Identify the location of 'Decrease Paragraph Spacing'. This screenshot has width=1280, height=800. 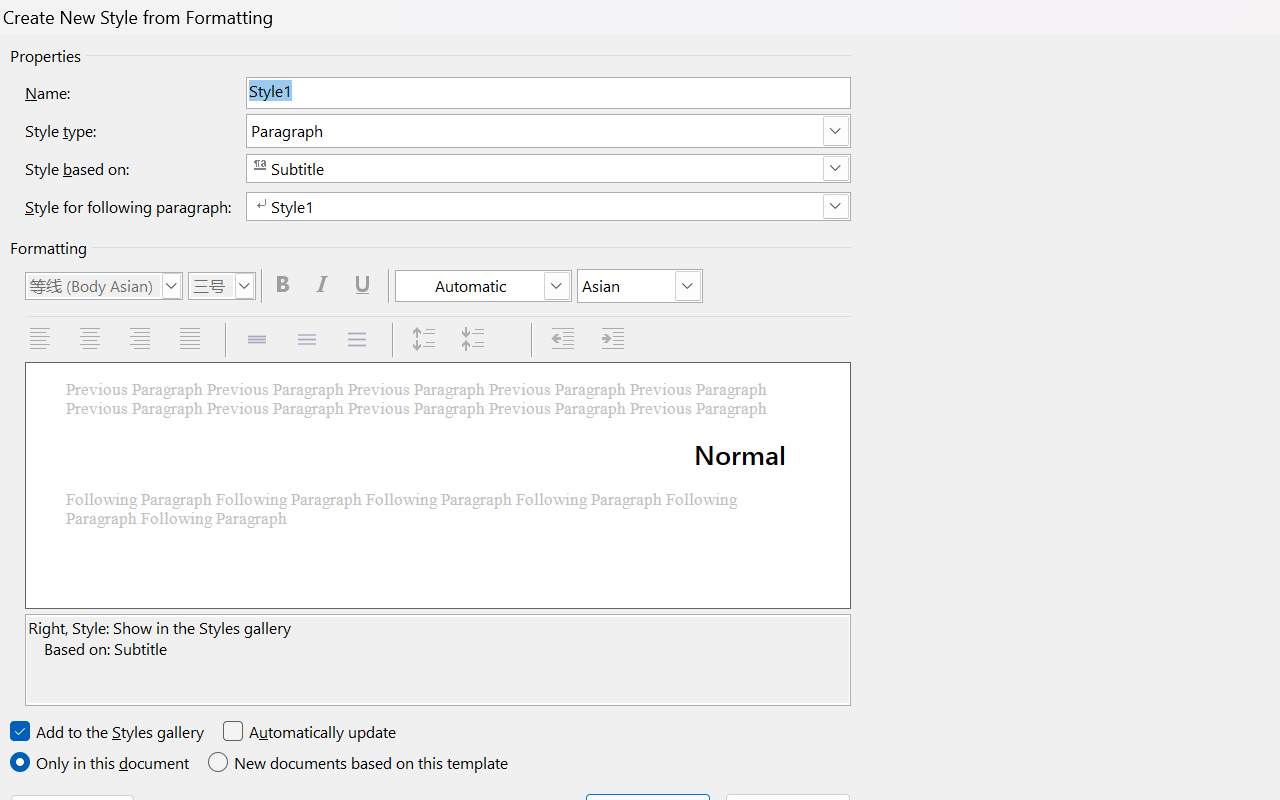
(475, 339).